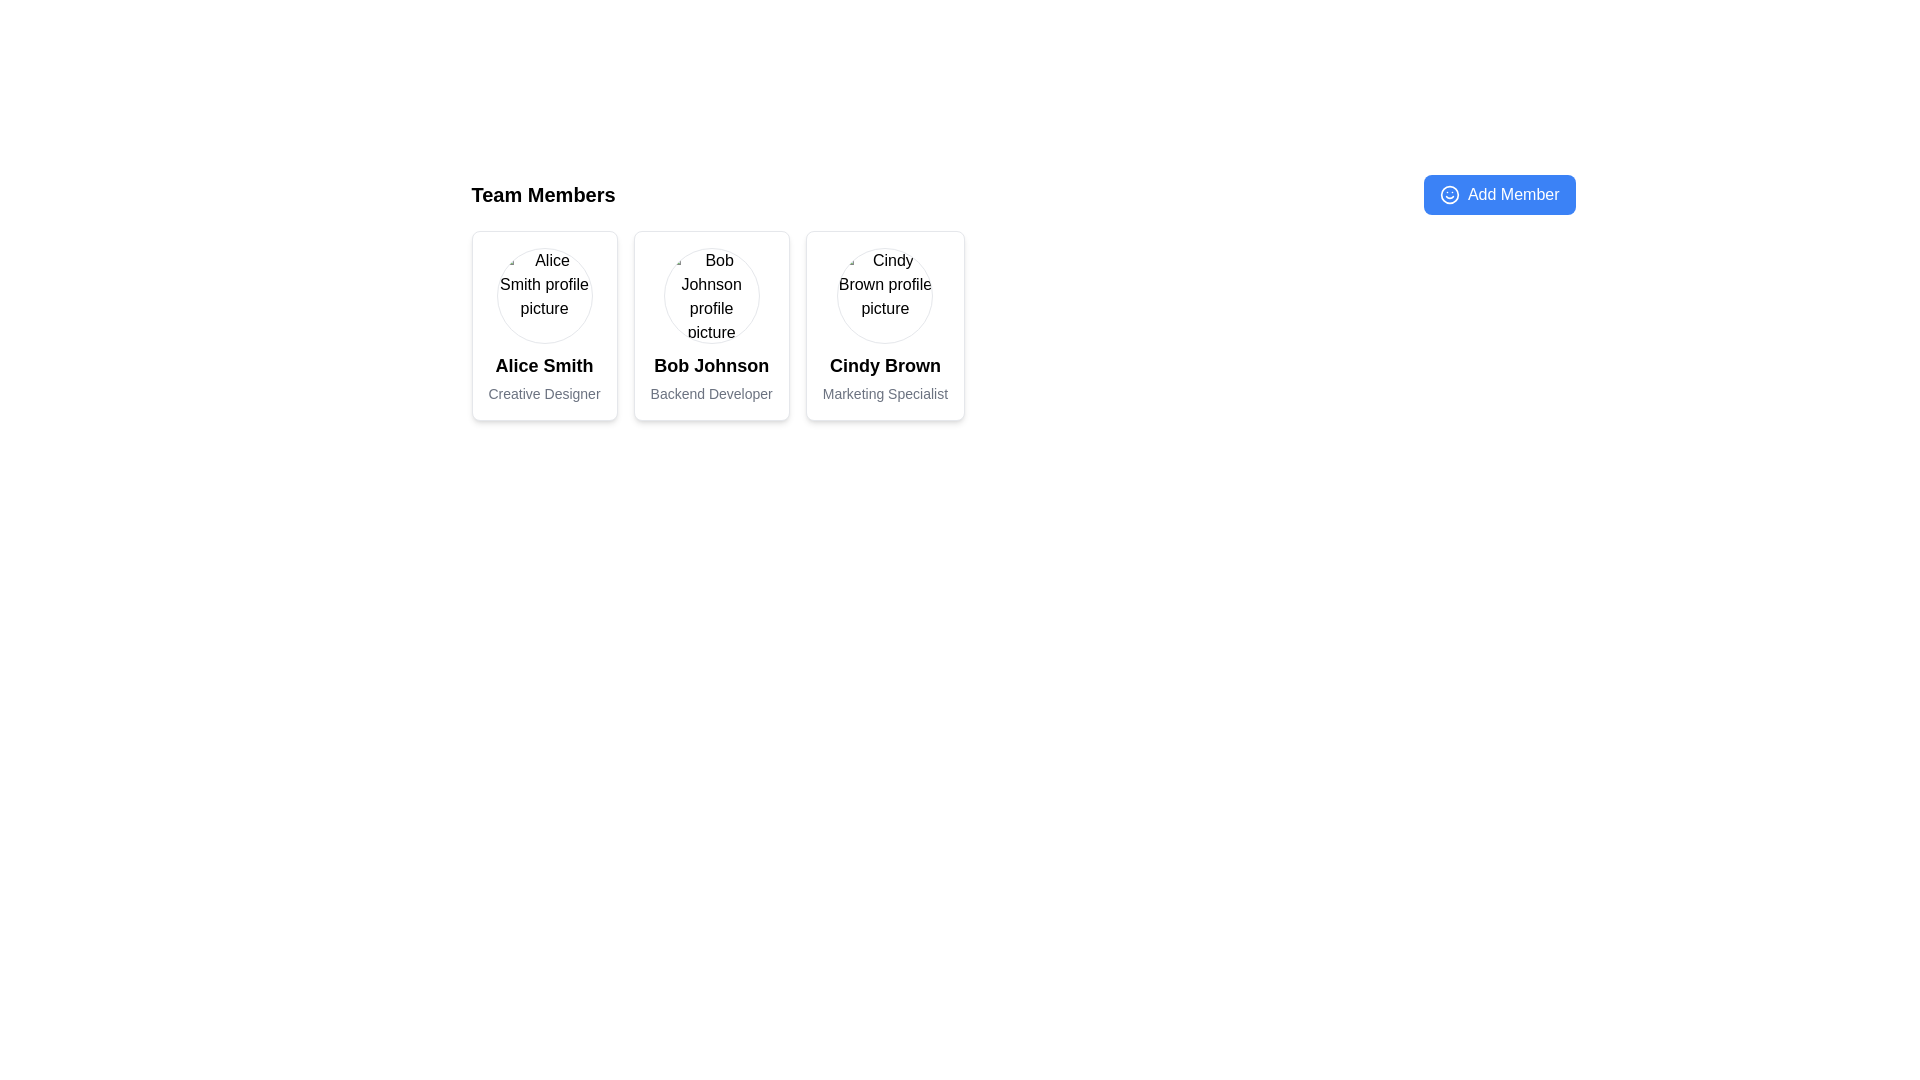 This screenshot has height=1080, width=1920. I want to click on the smiling face icon located to the left of the 'Add Member' text within the blue button near the top-right area of the interface, so click(1449, 195).